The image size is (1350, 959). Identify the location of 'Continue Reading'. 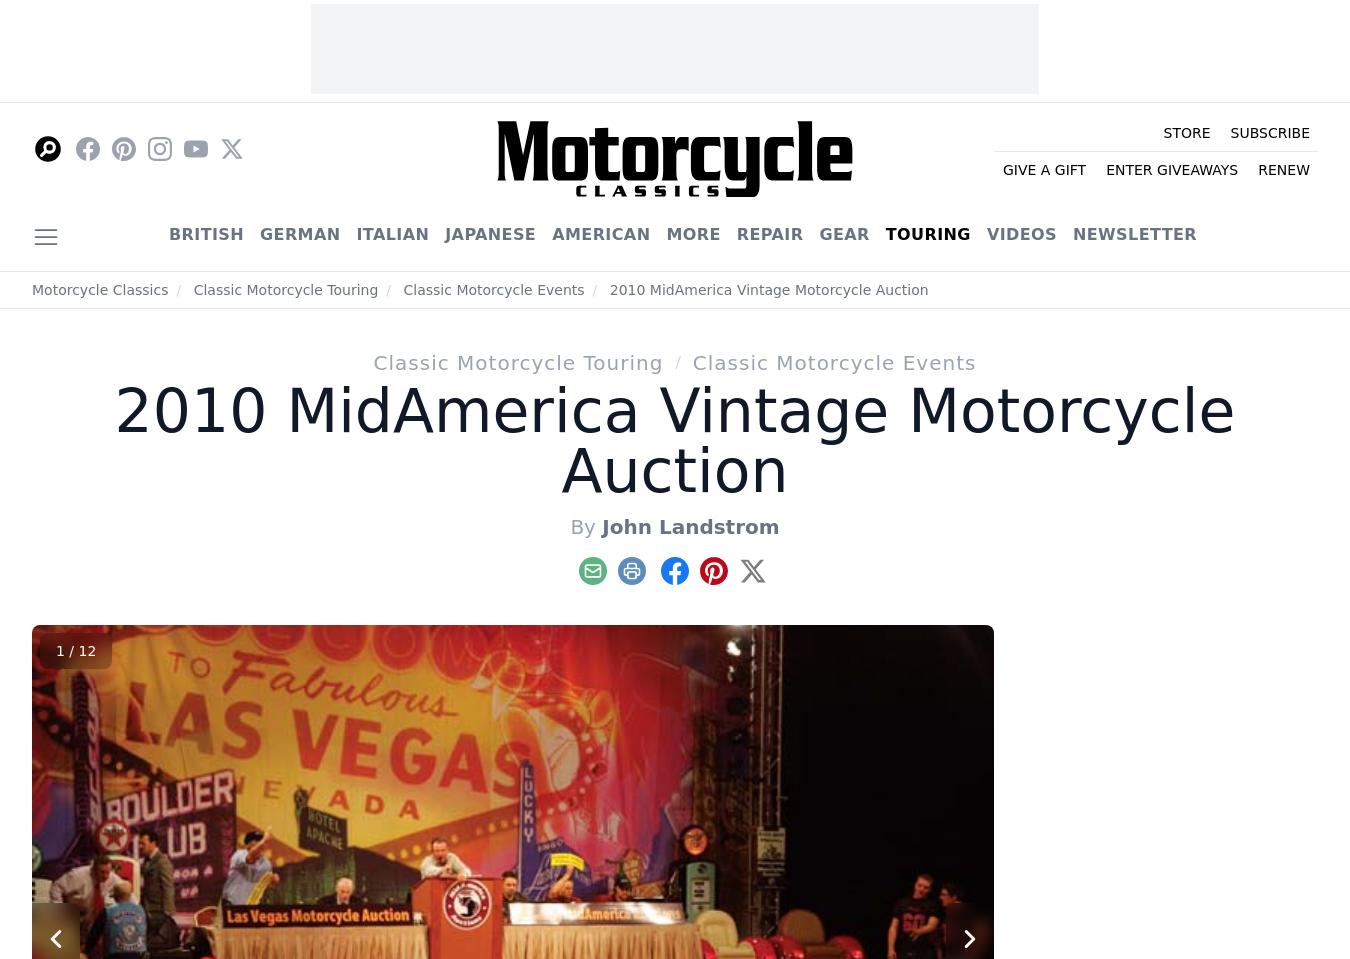
(432, 371).